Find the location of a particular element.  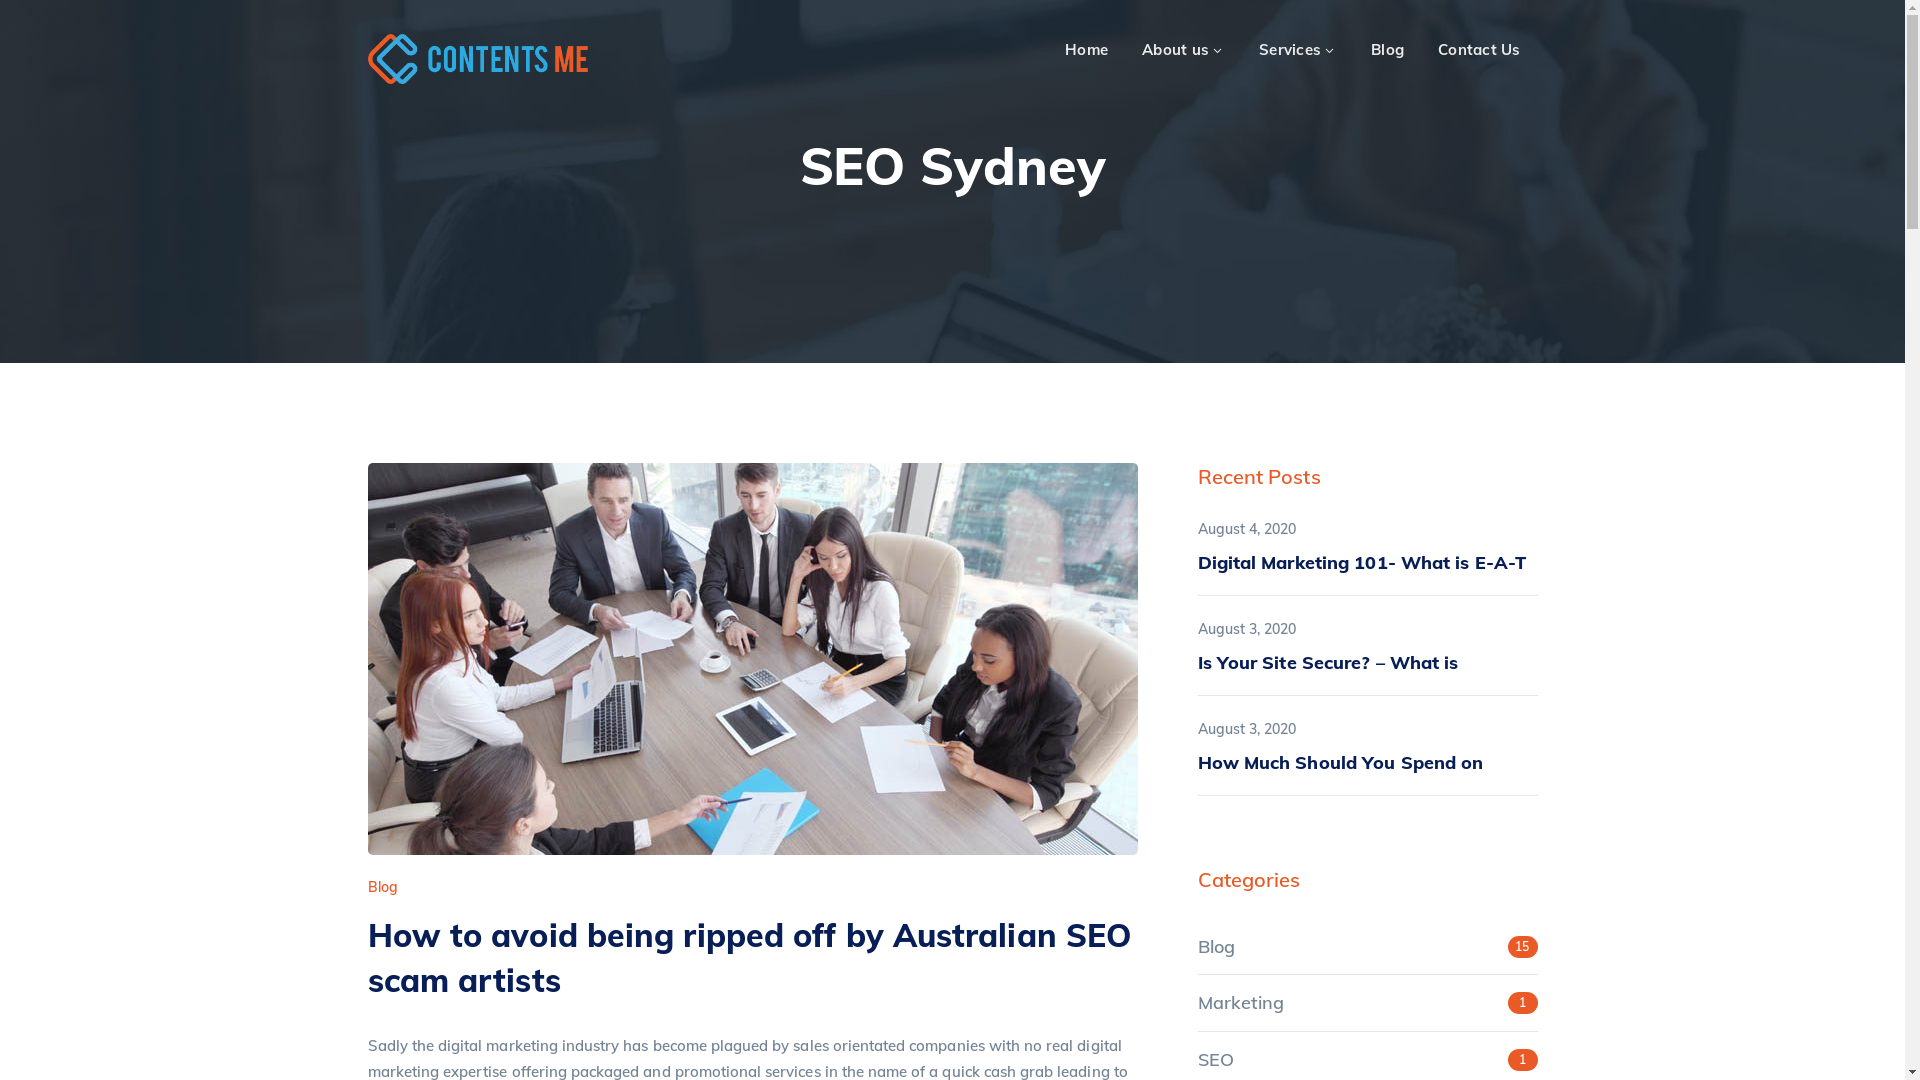

'Services' is located at coordinates (1297, 49).